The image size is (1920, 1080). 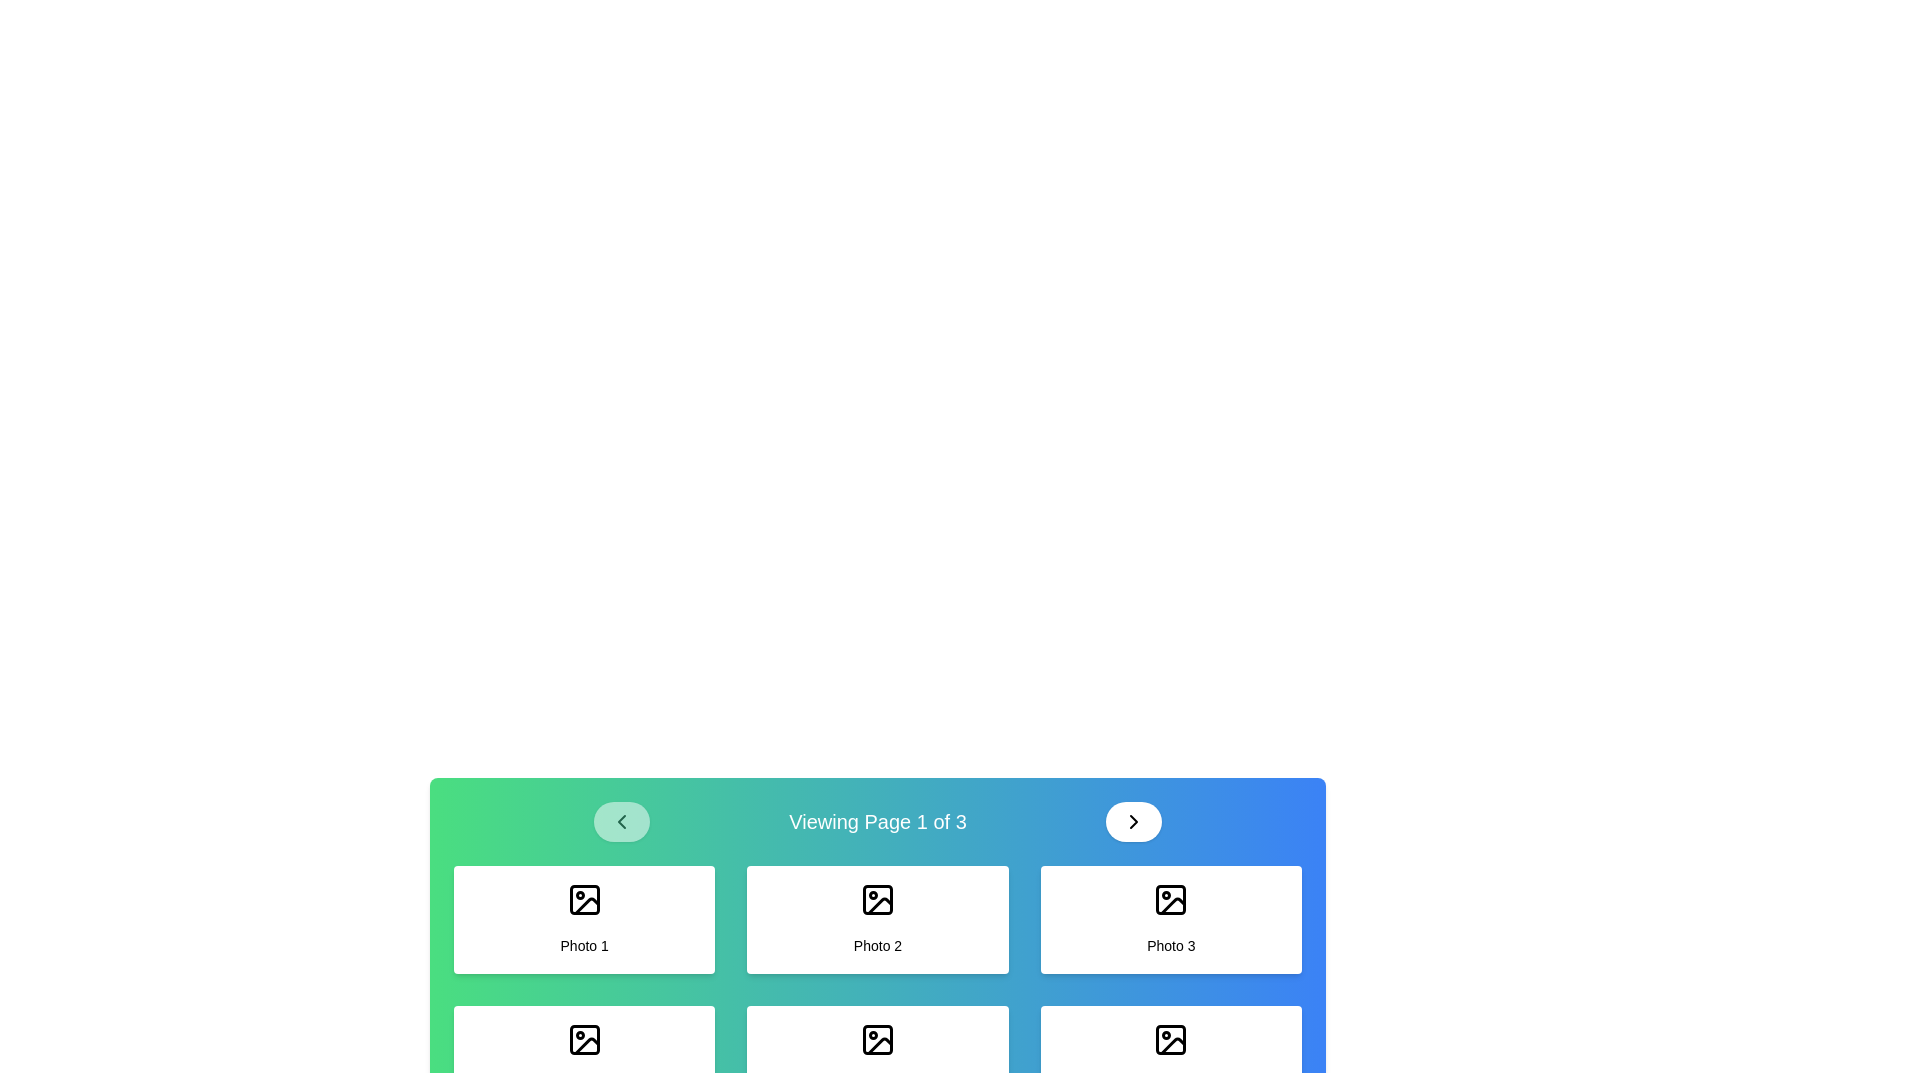 I want to click on the photo icon within the card labeled 'Photo 5', located in the second row, third column of the grid layout, so click(x=878, y=1039).